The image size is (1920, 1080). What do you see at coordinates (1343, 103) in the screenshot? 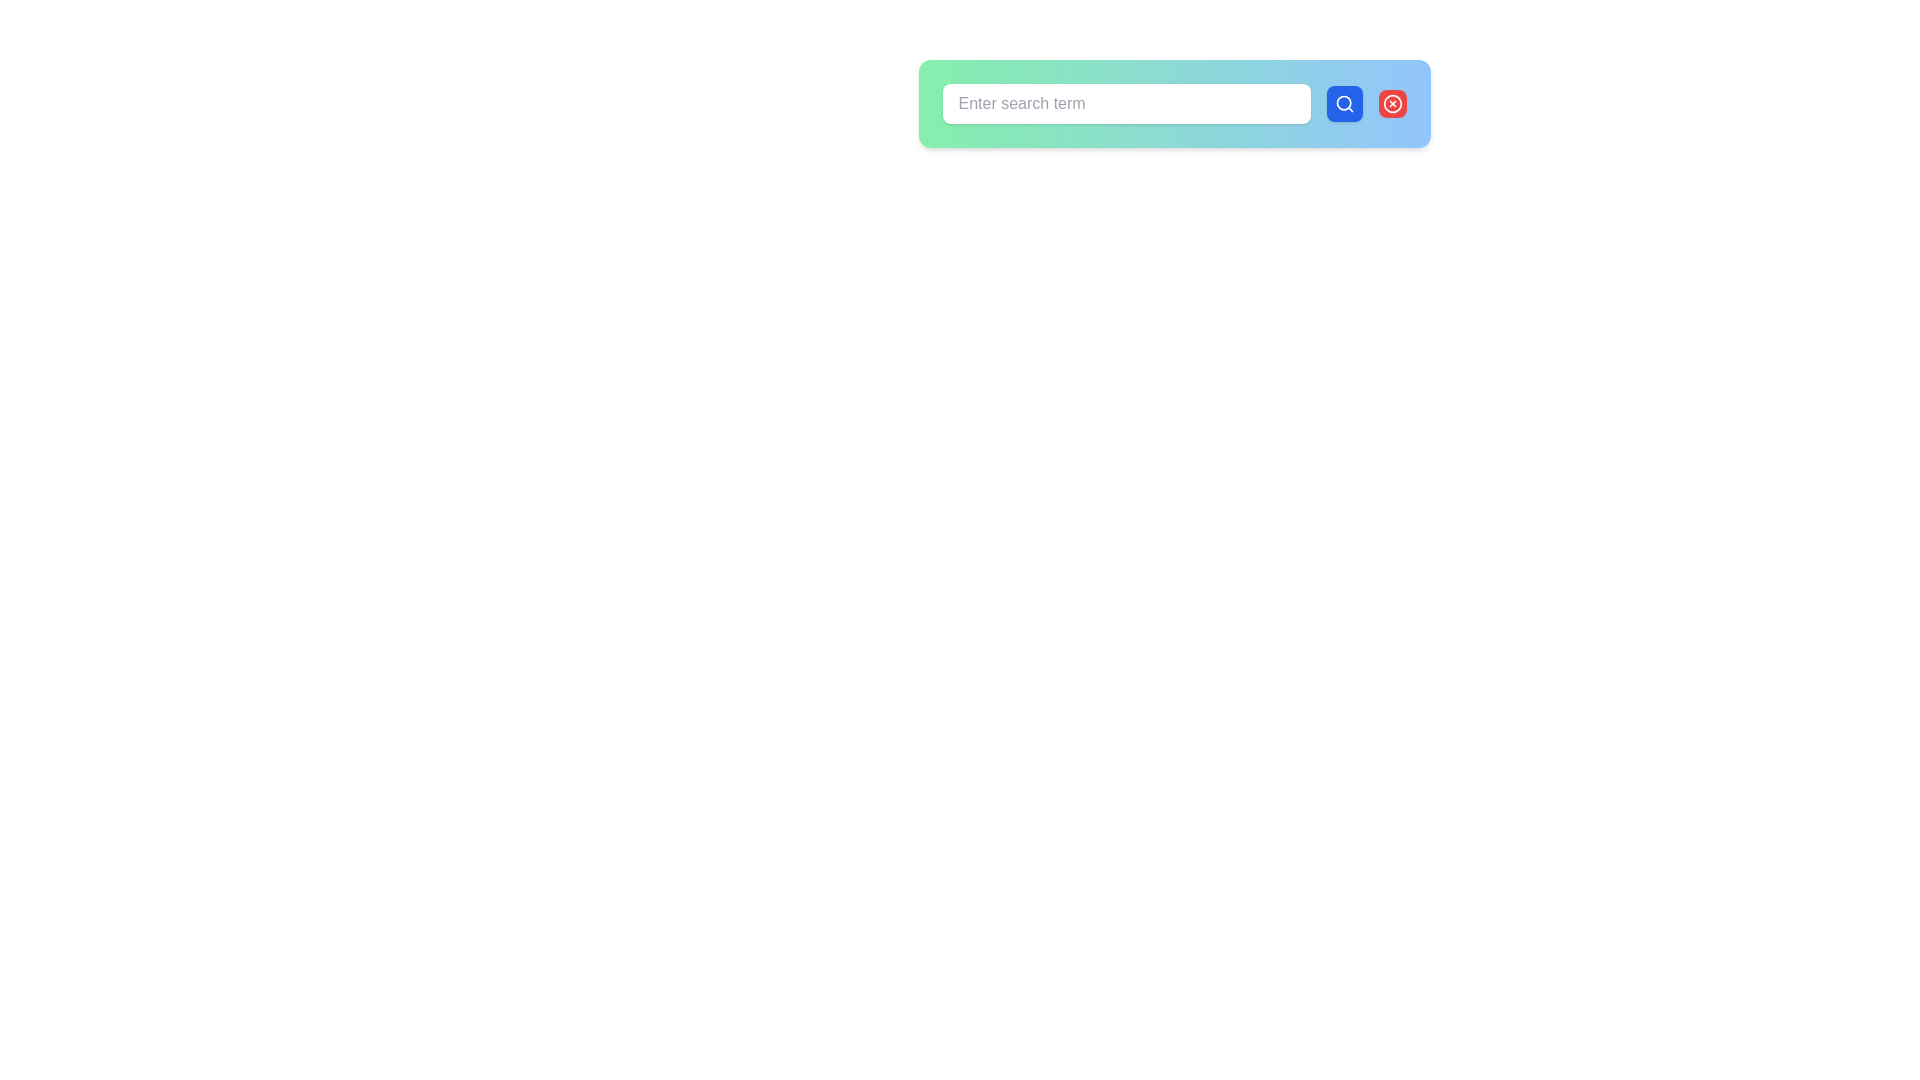
I see `the central circular shape of the magnifying glass icon, which symbolizes the lens part used for search functionality` at bounding box center [1343, 103].